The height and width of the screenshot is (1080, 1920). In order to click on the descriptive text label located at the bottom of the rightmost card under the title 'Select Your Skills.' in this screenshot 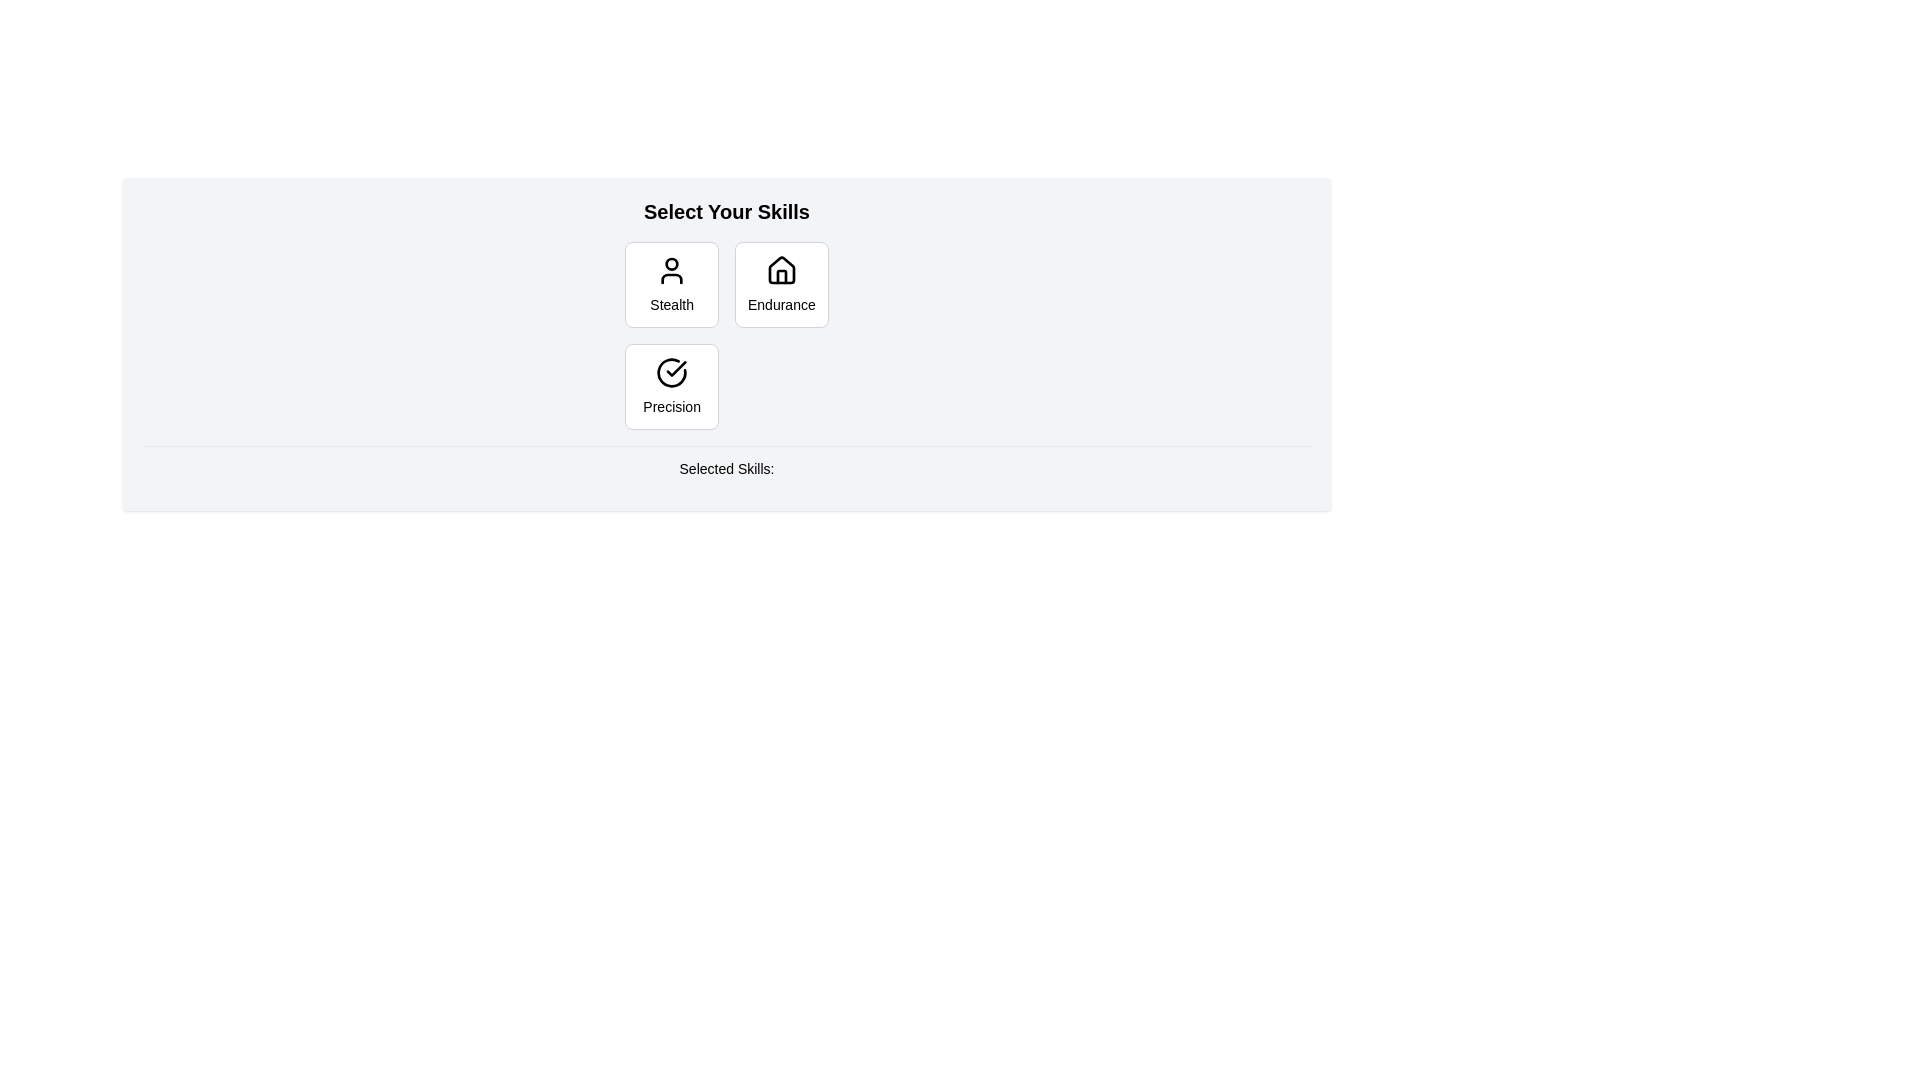, I will do `click(672, 406)`.